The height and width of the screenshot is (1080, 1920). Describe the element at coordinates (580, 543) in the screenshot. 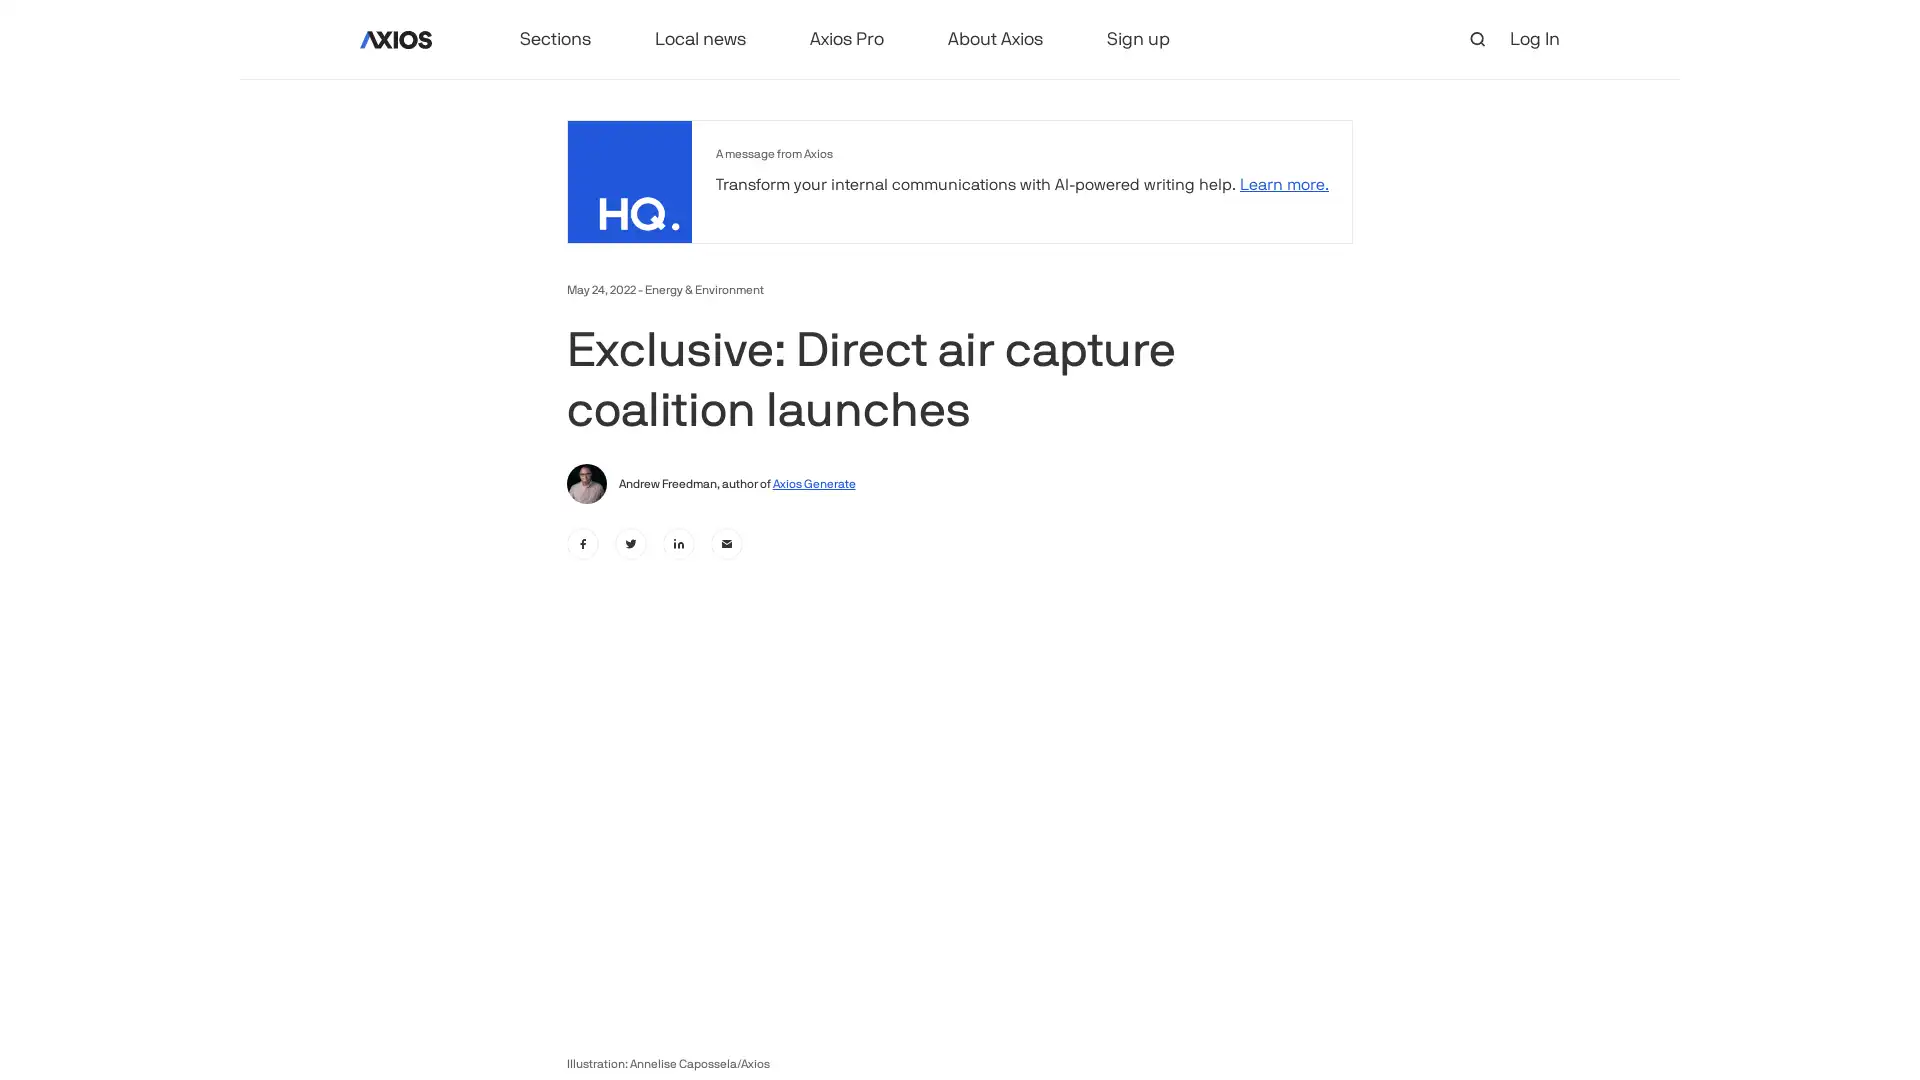

I see `facebook` at that location.